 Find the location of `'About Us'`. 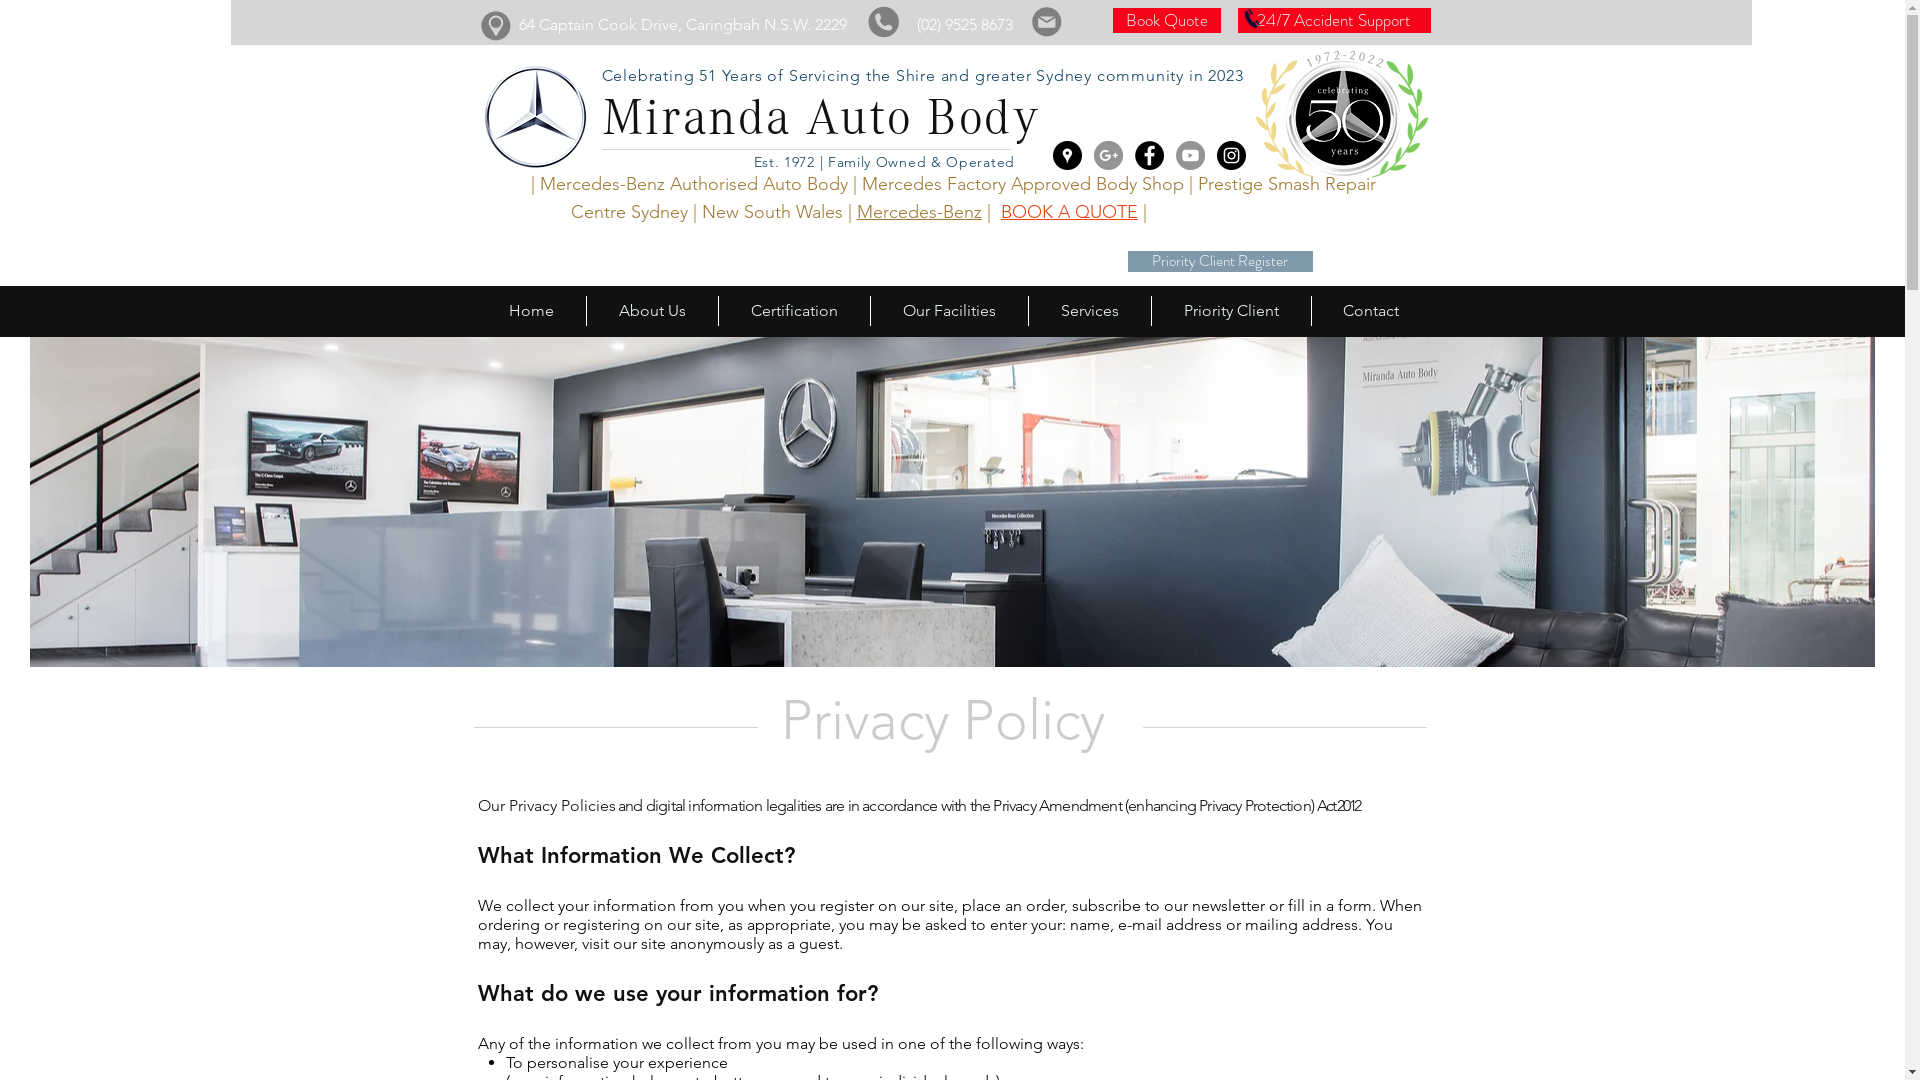

'About Us' is located at coordinates (652, 311).